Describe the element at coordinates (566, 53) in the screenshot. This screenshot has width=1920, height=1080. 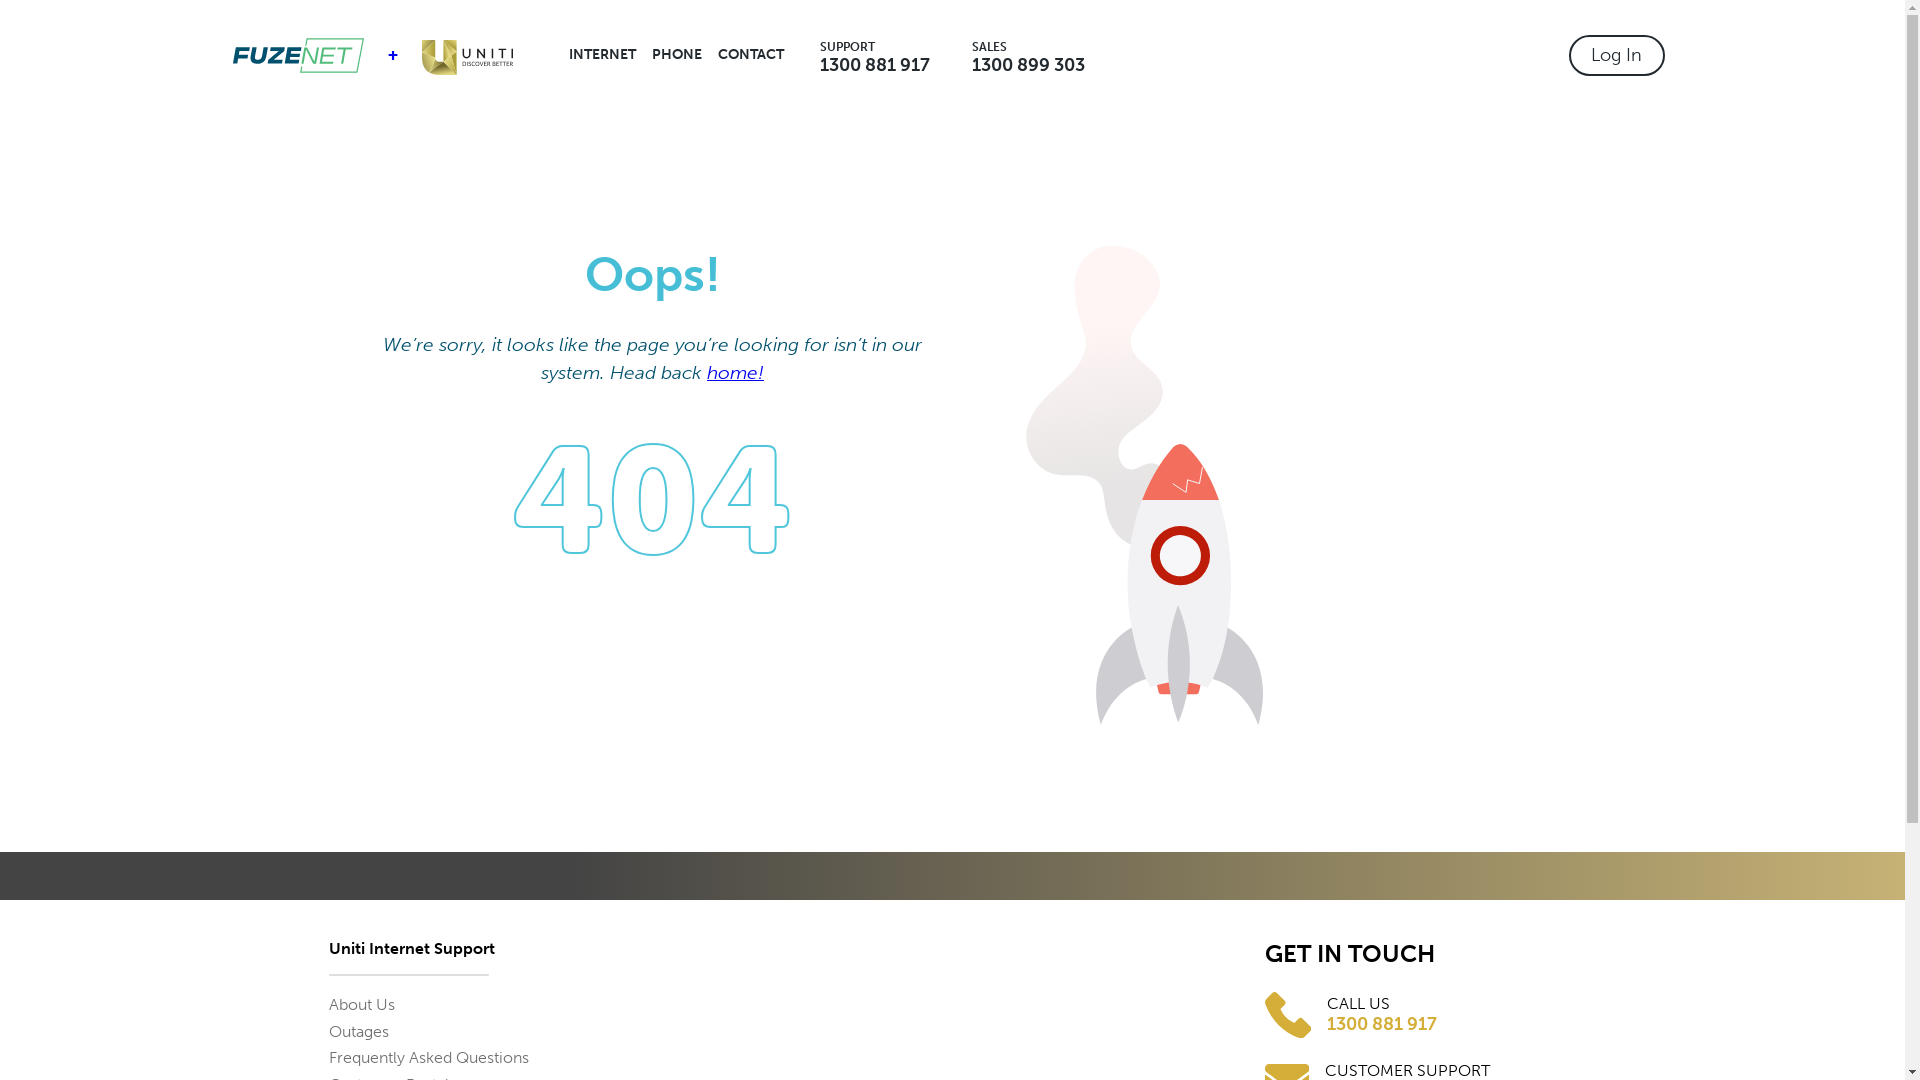
I see `'INTERNET'` at that location.